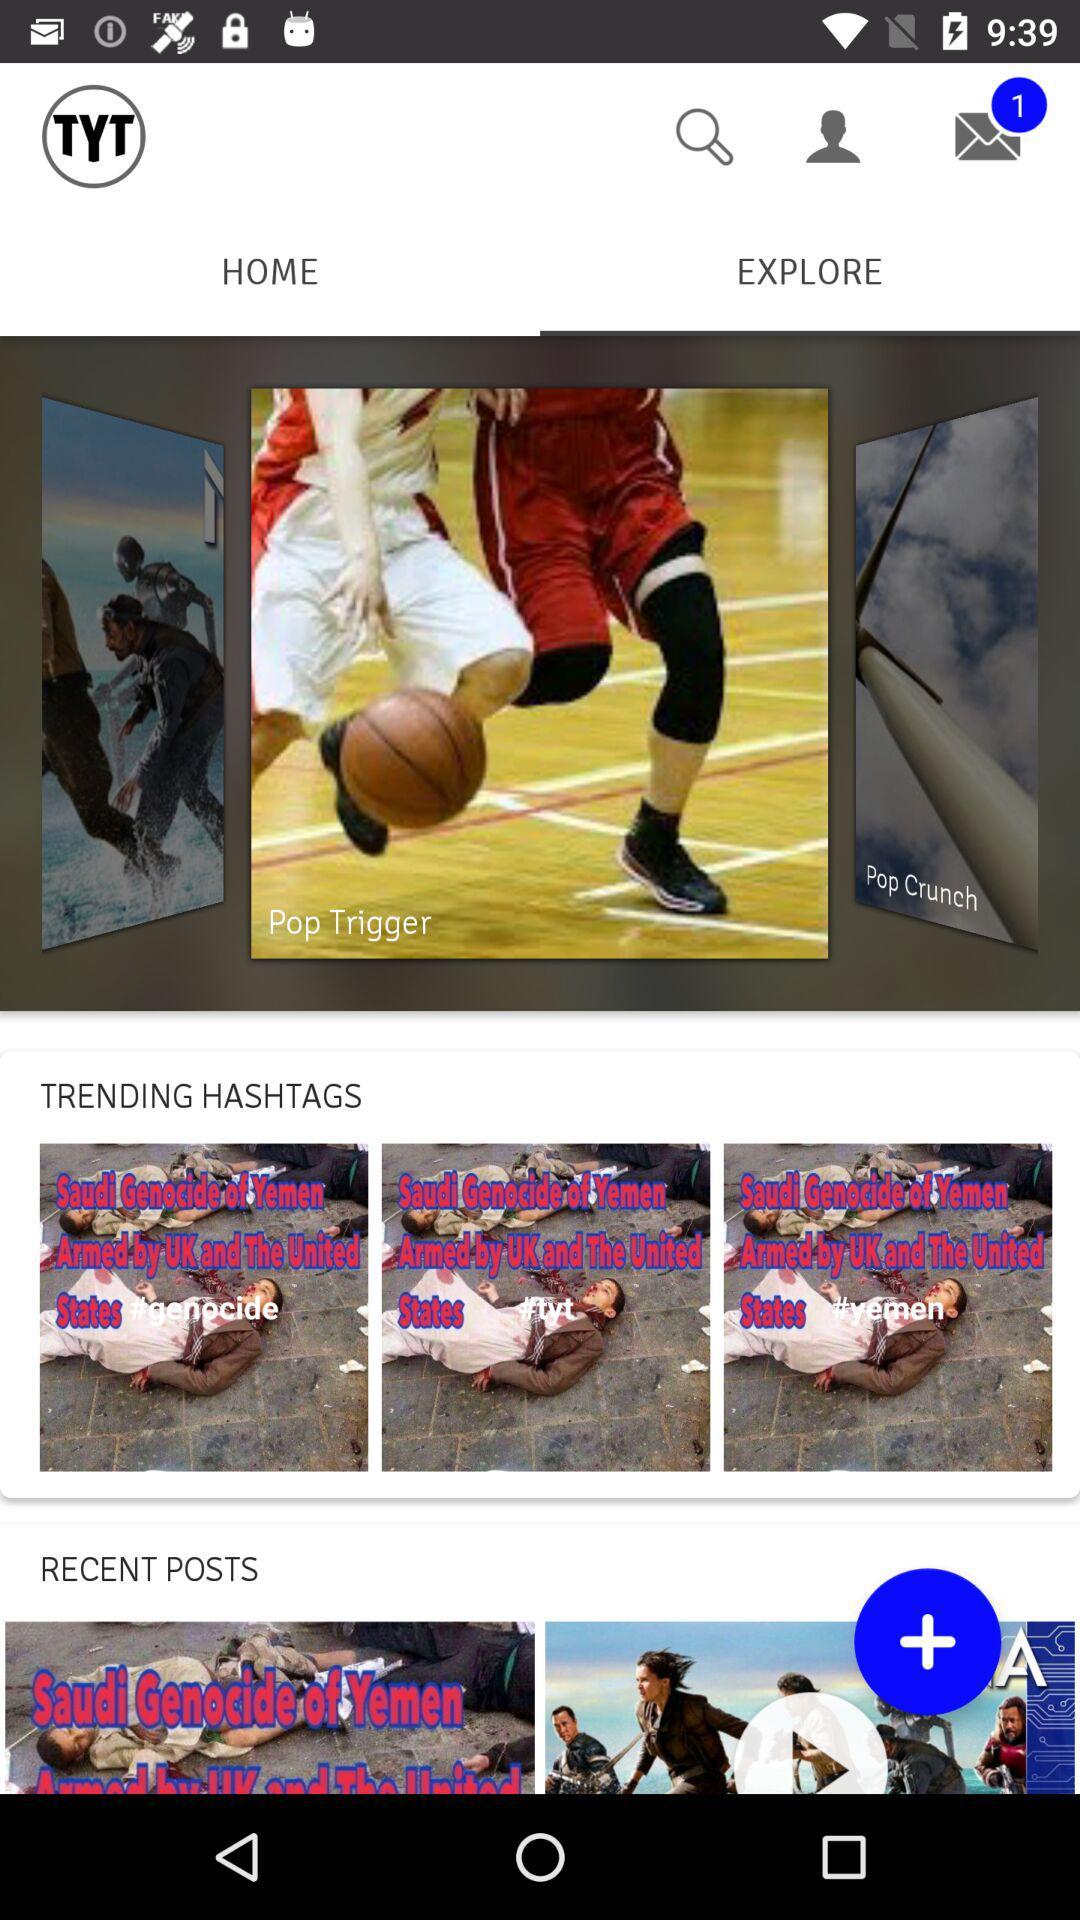 The height and width of the screenshot is (1920, 1080). Describe the element at coordinates (927, 1641) in the screenshot. I see `the add icon` at that location.